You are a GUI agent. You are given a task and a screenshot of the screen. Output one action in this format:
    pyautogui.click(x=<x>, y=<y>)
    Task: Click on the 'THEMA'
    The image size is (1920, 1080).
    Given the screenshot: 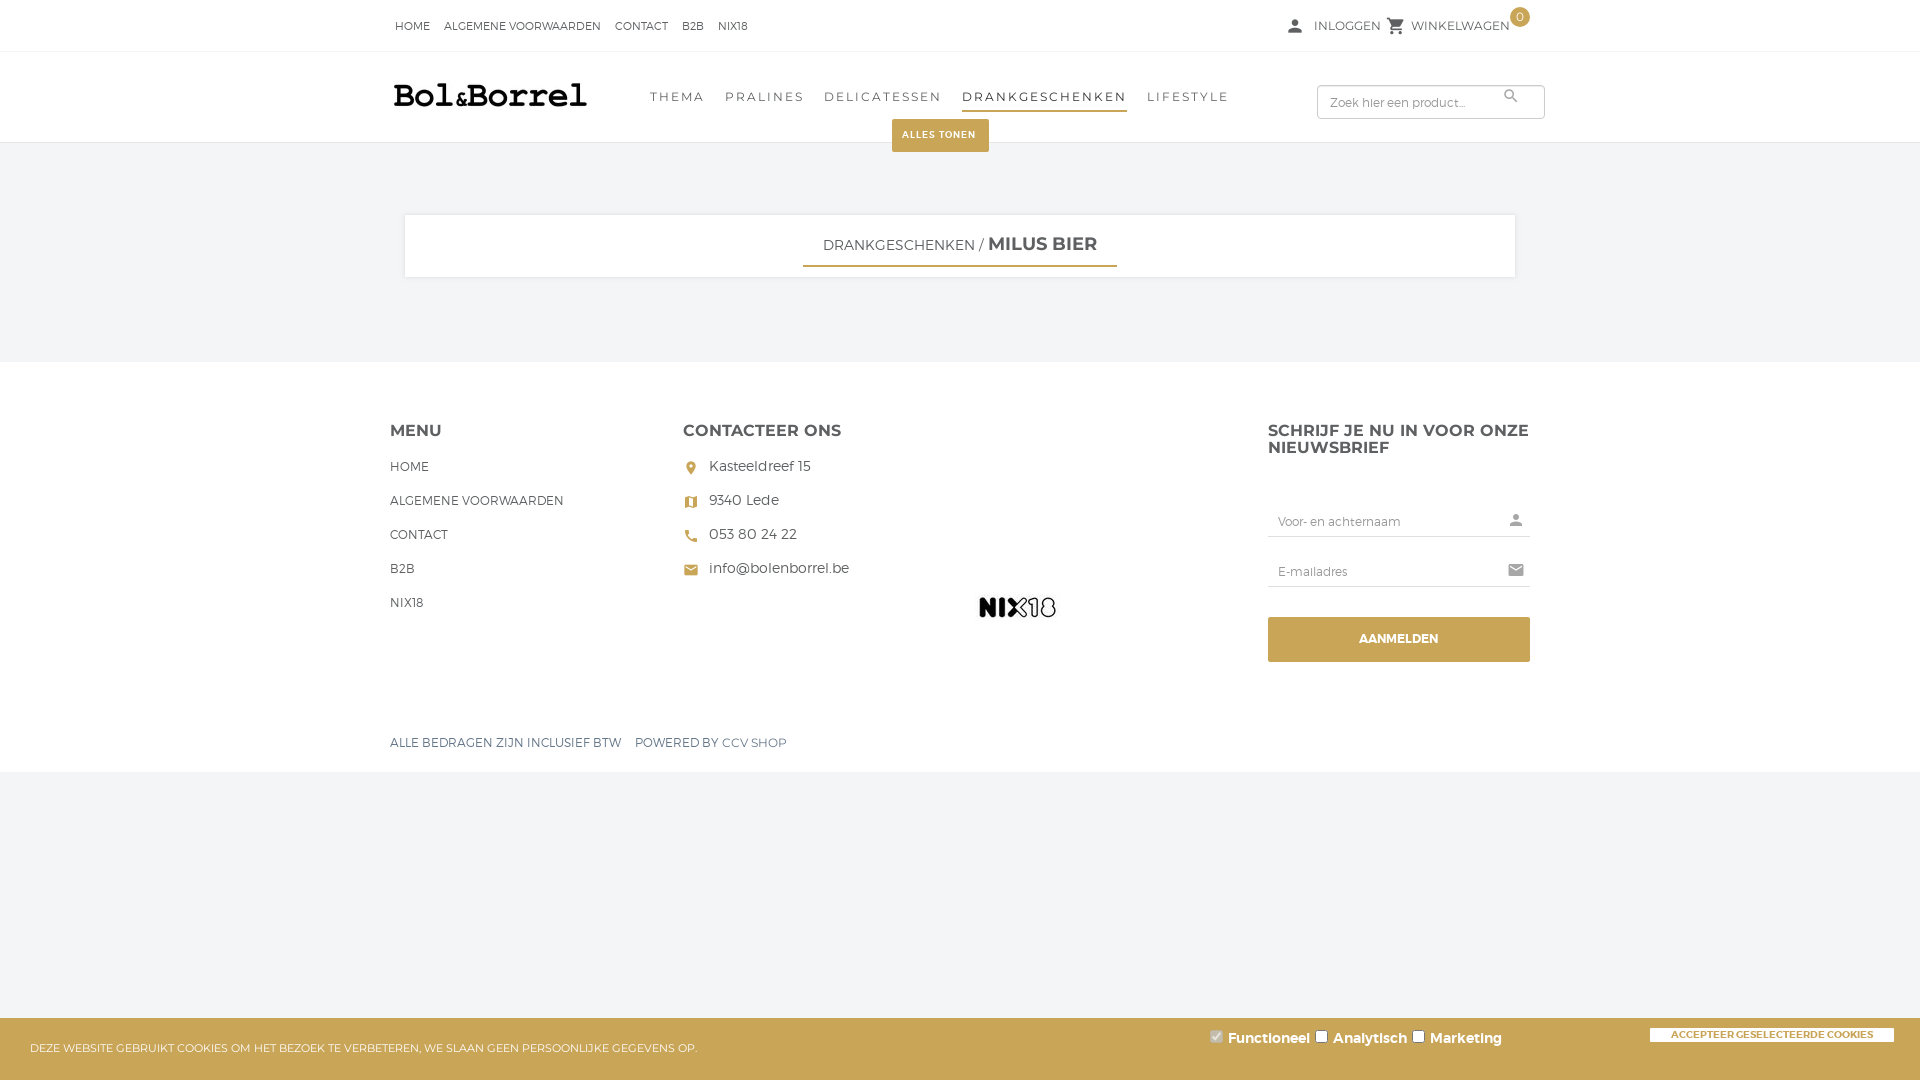 What is the action you would take?
    pyautogui.click(x=649, y=99)
    